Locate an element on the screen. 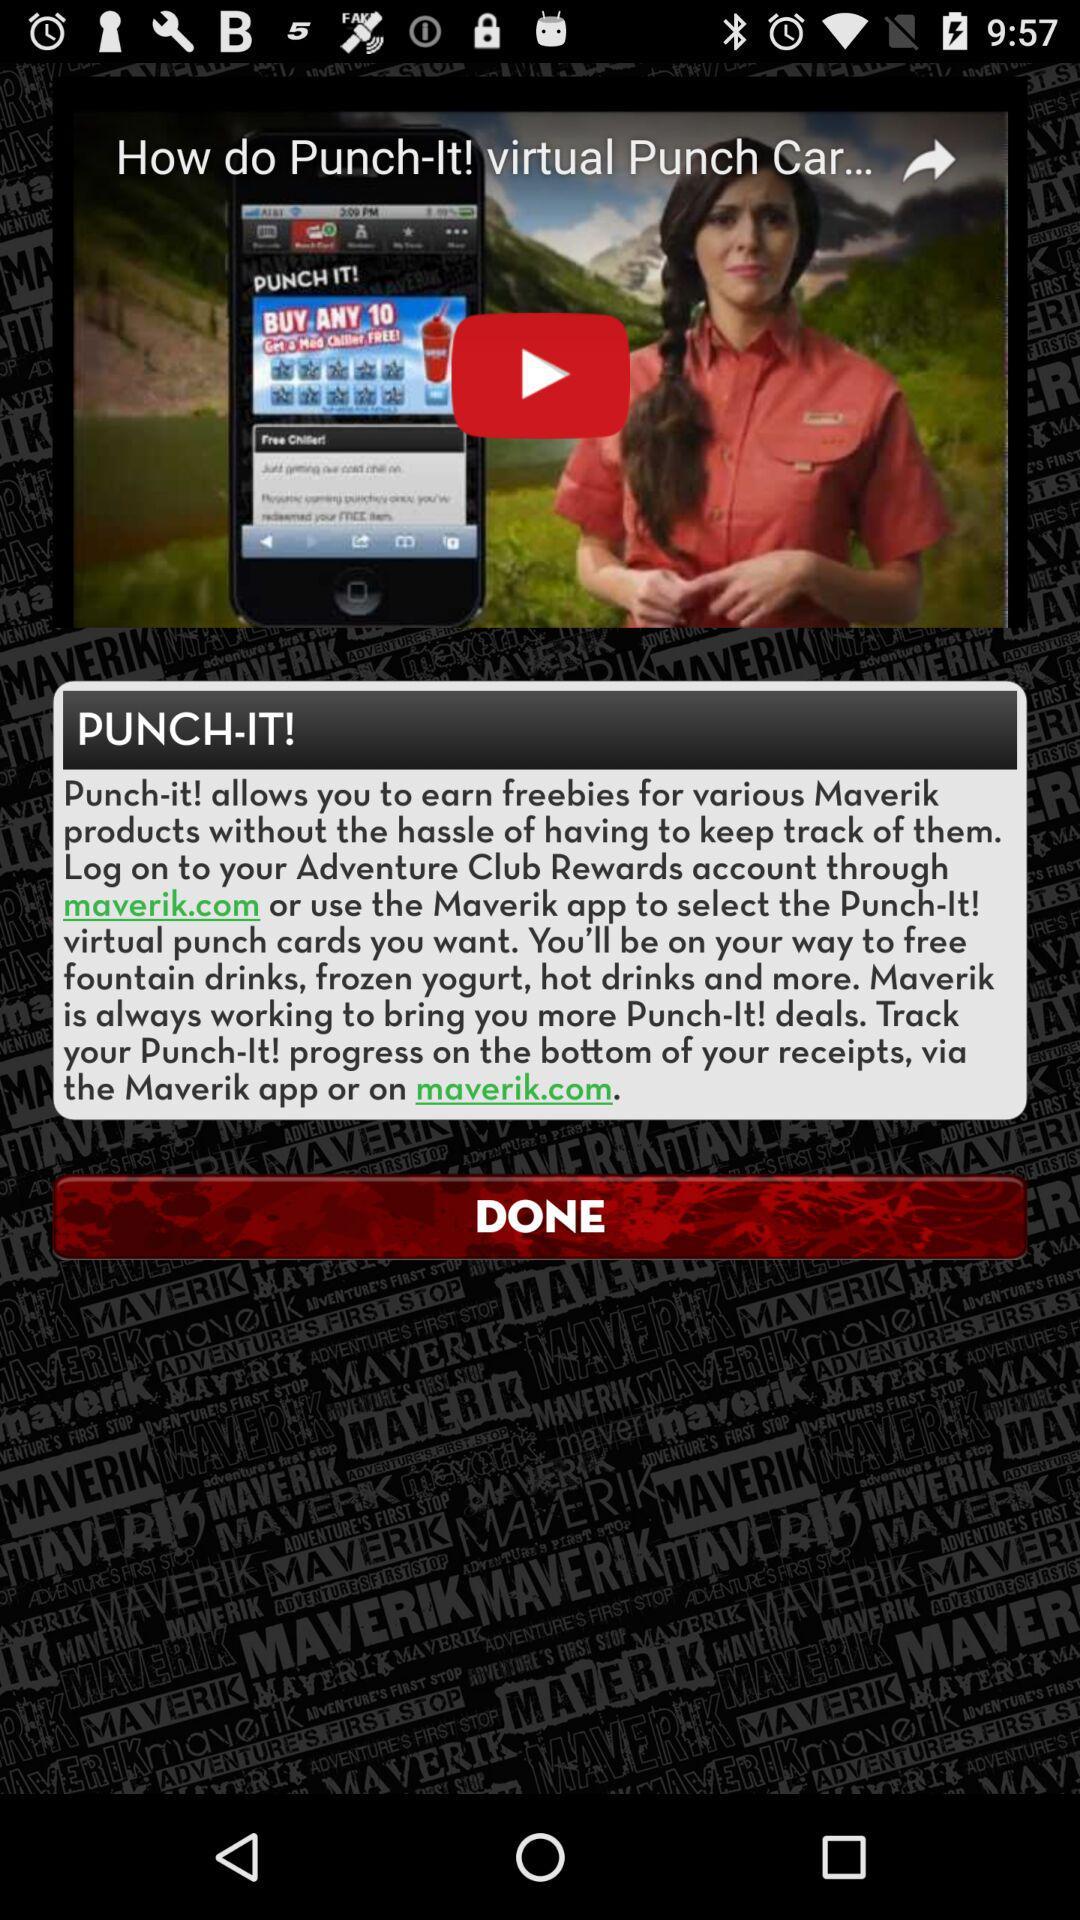  the done is located at coordinates (540, 1215).